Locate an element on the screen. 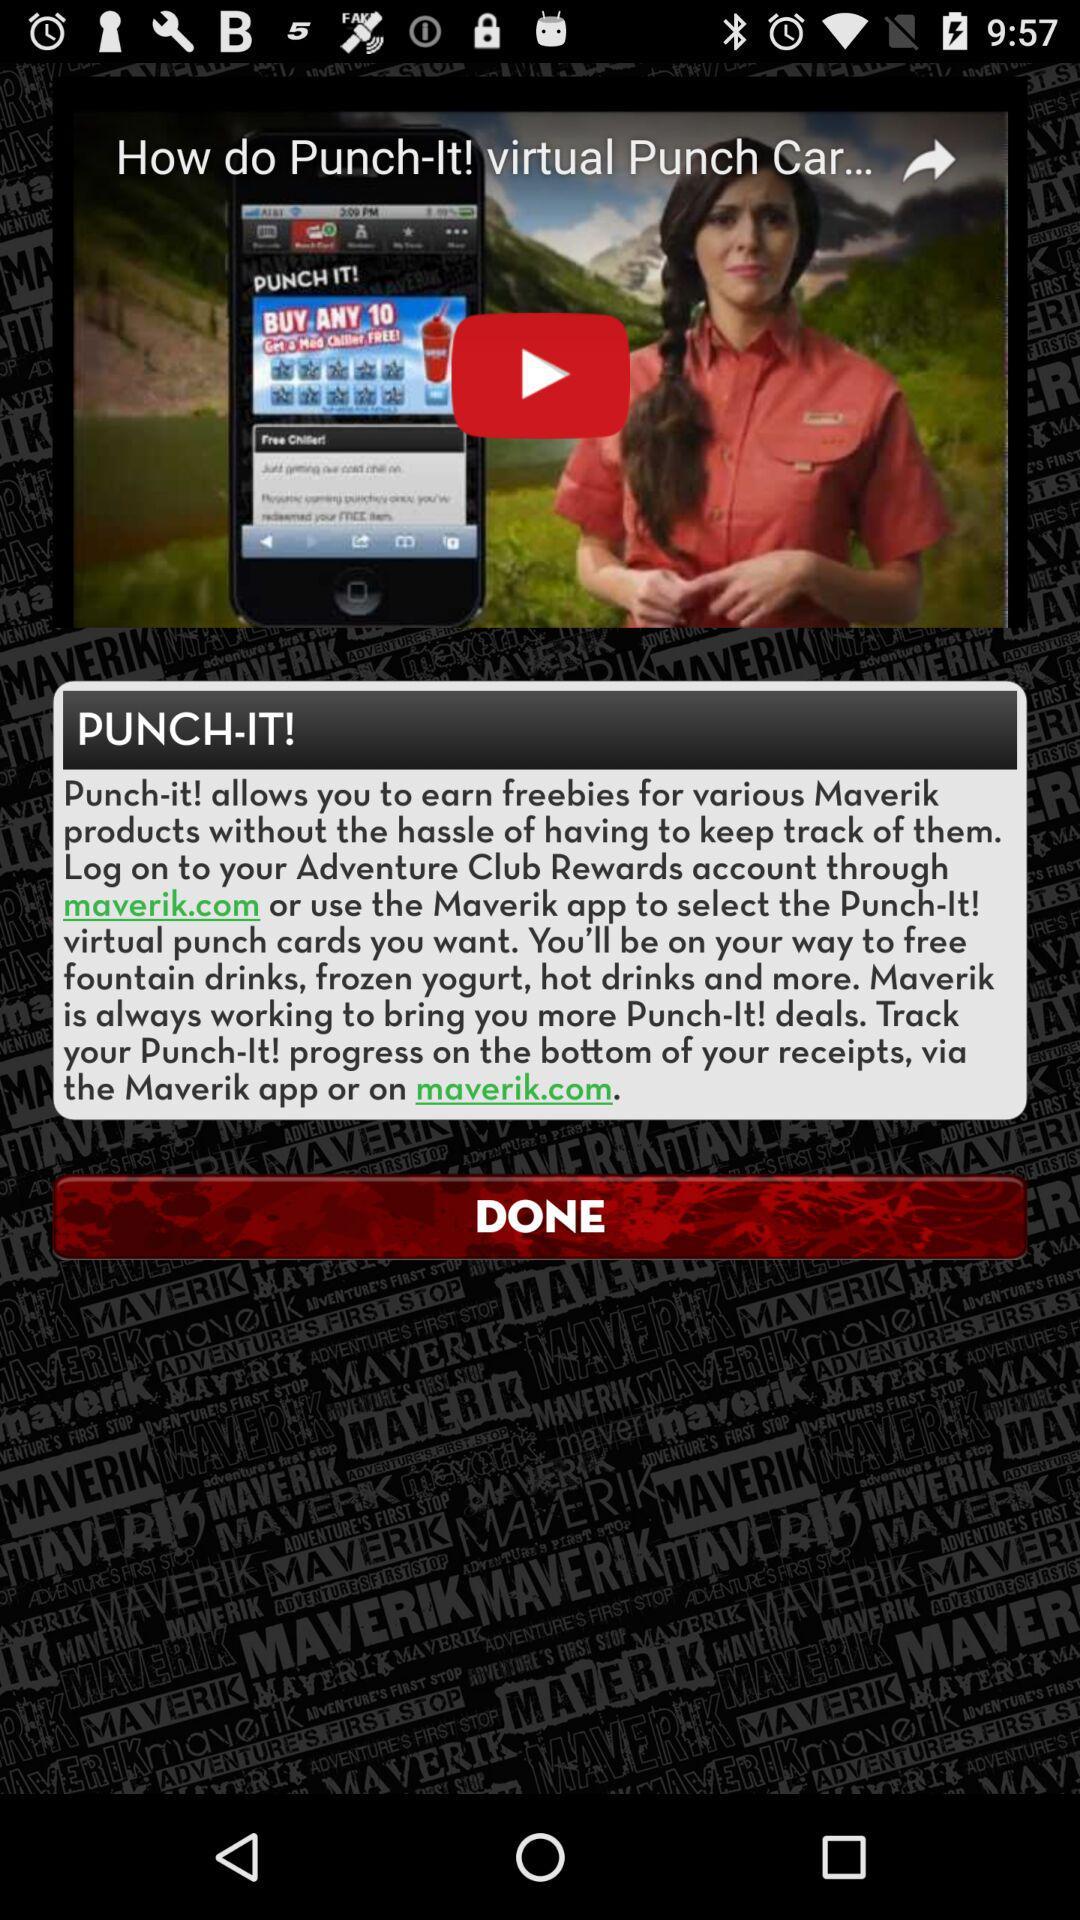  the done is located at coordinates (540, 1215).